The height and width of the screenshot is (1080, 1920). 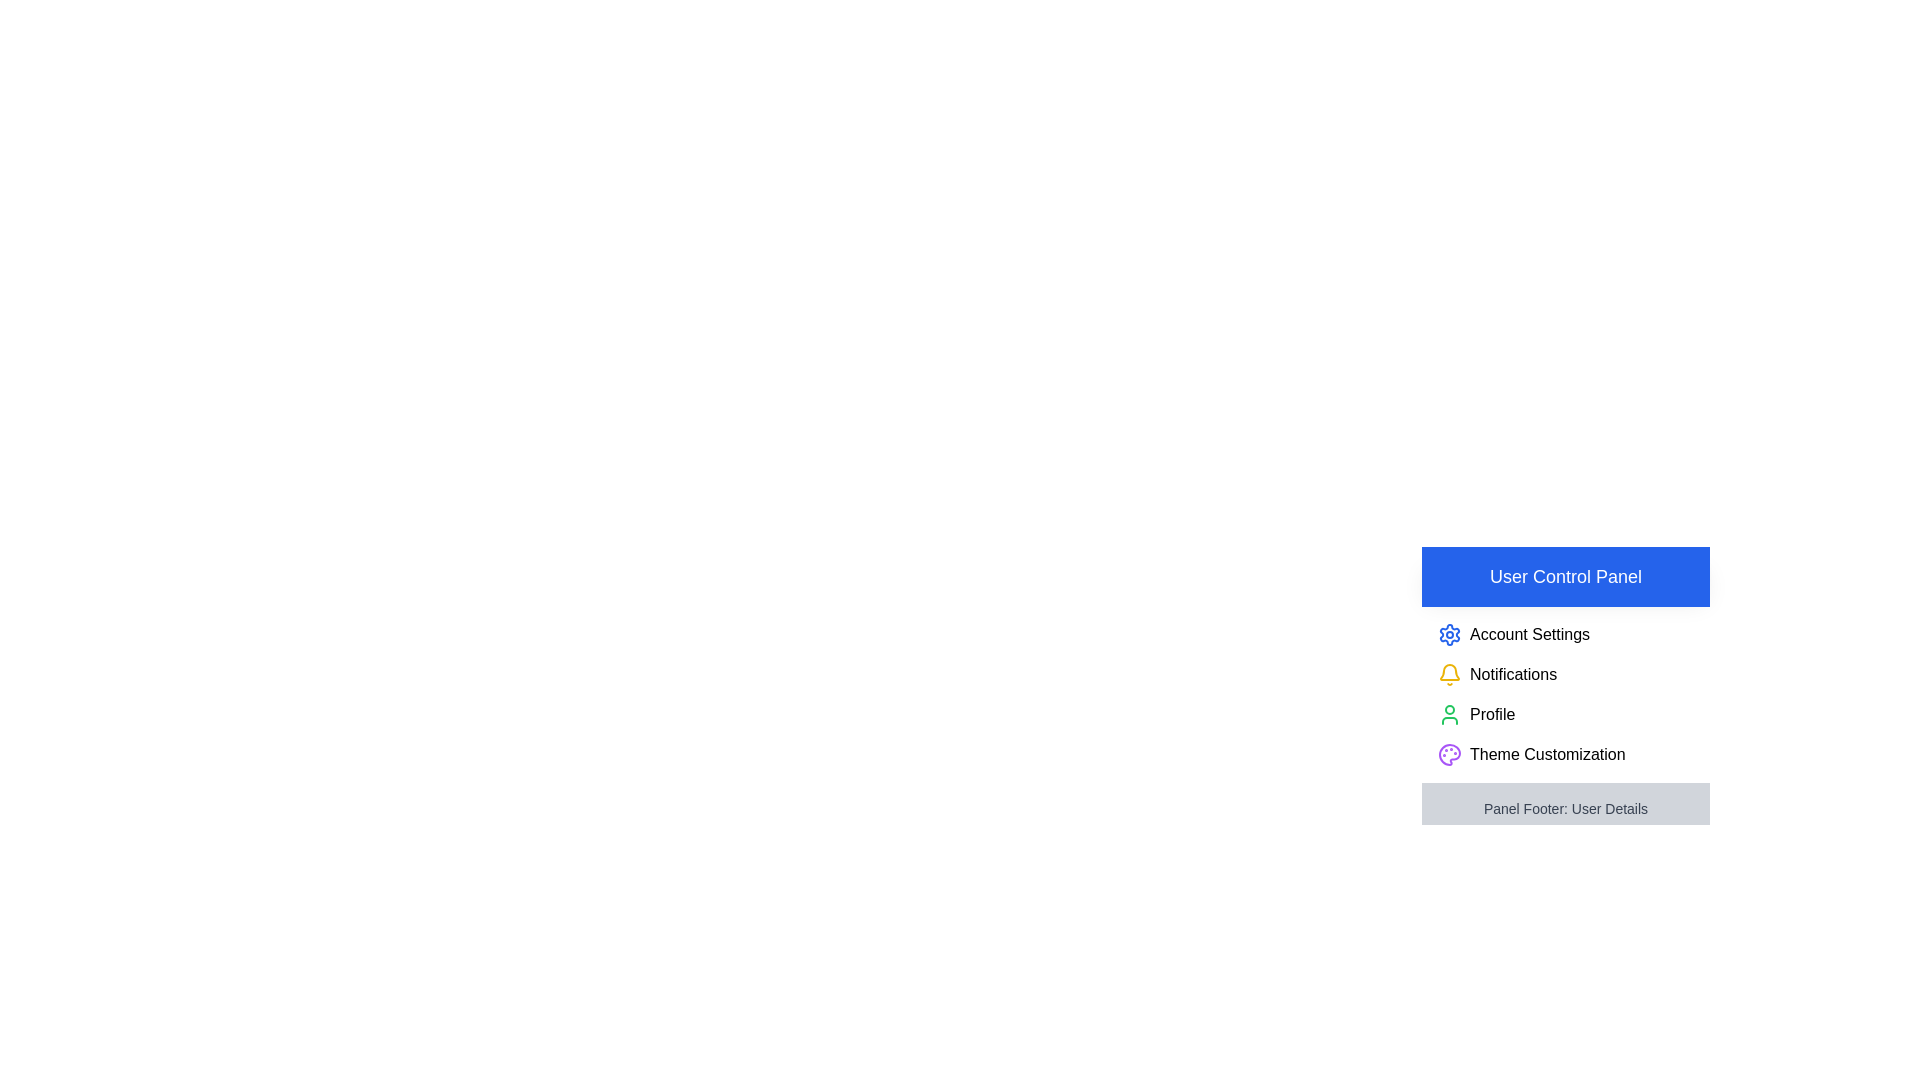 I want to click on the 'Profile' option in the drawer, so click(x=1564, y=713).